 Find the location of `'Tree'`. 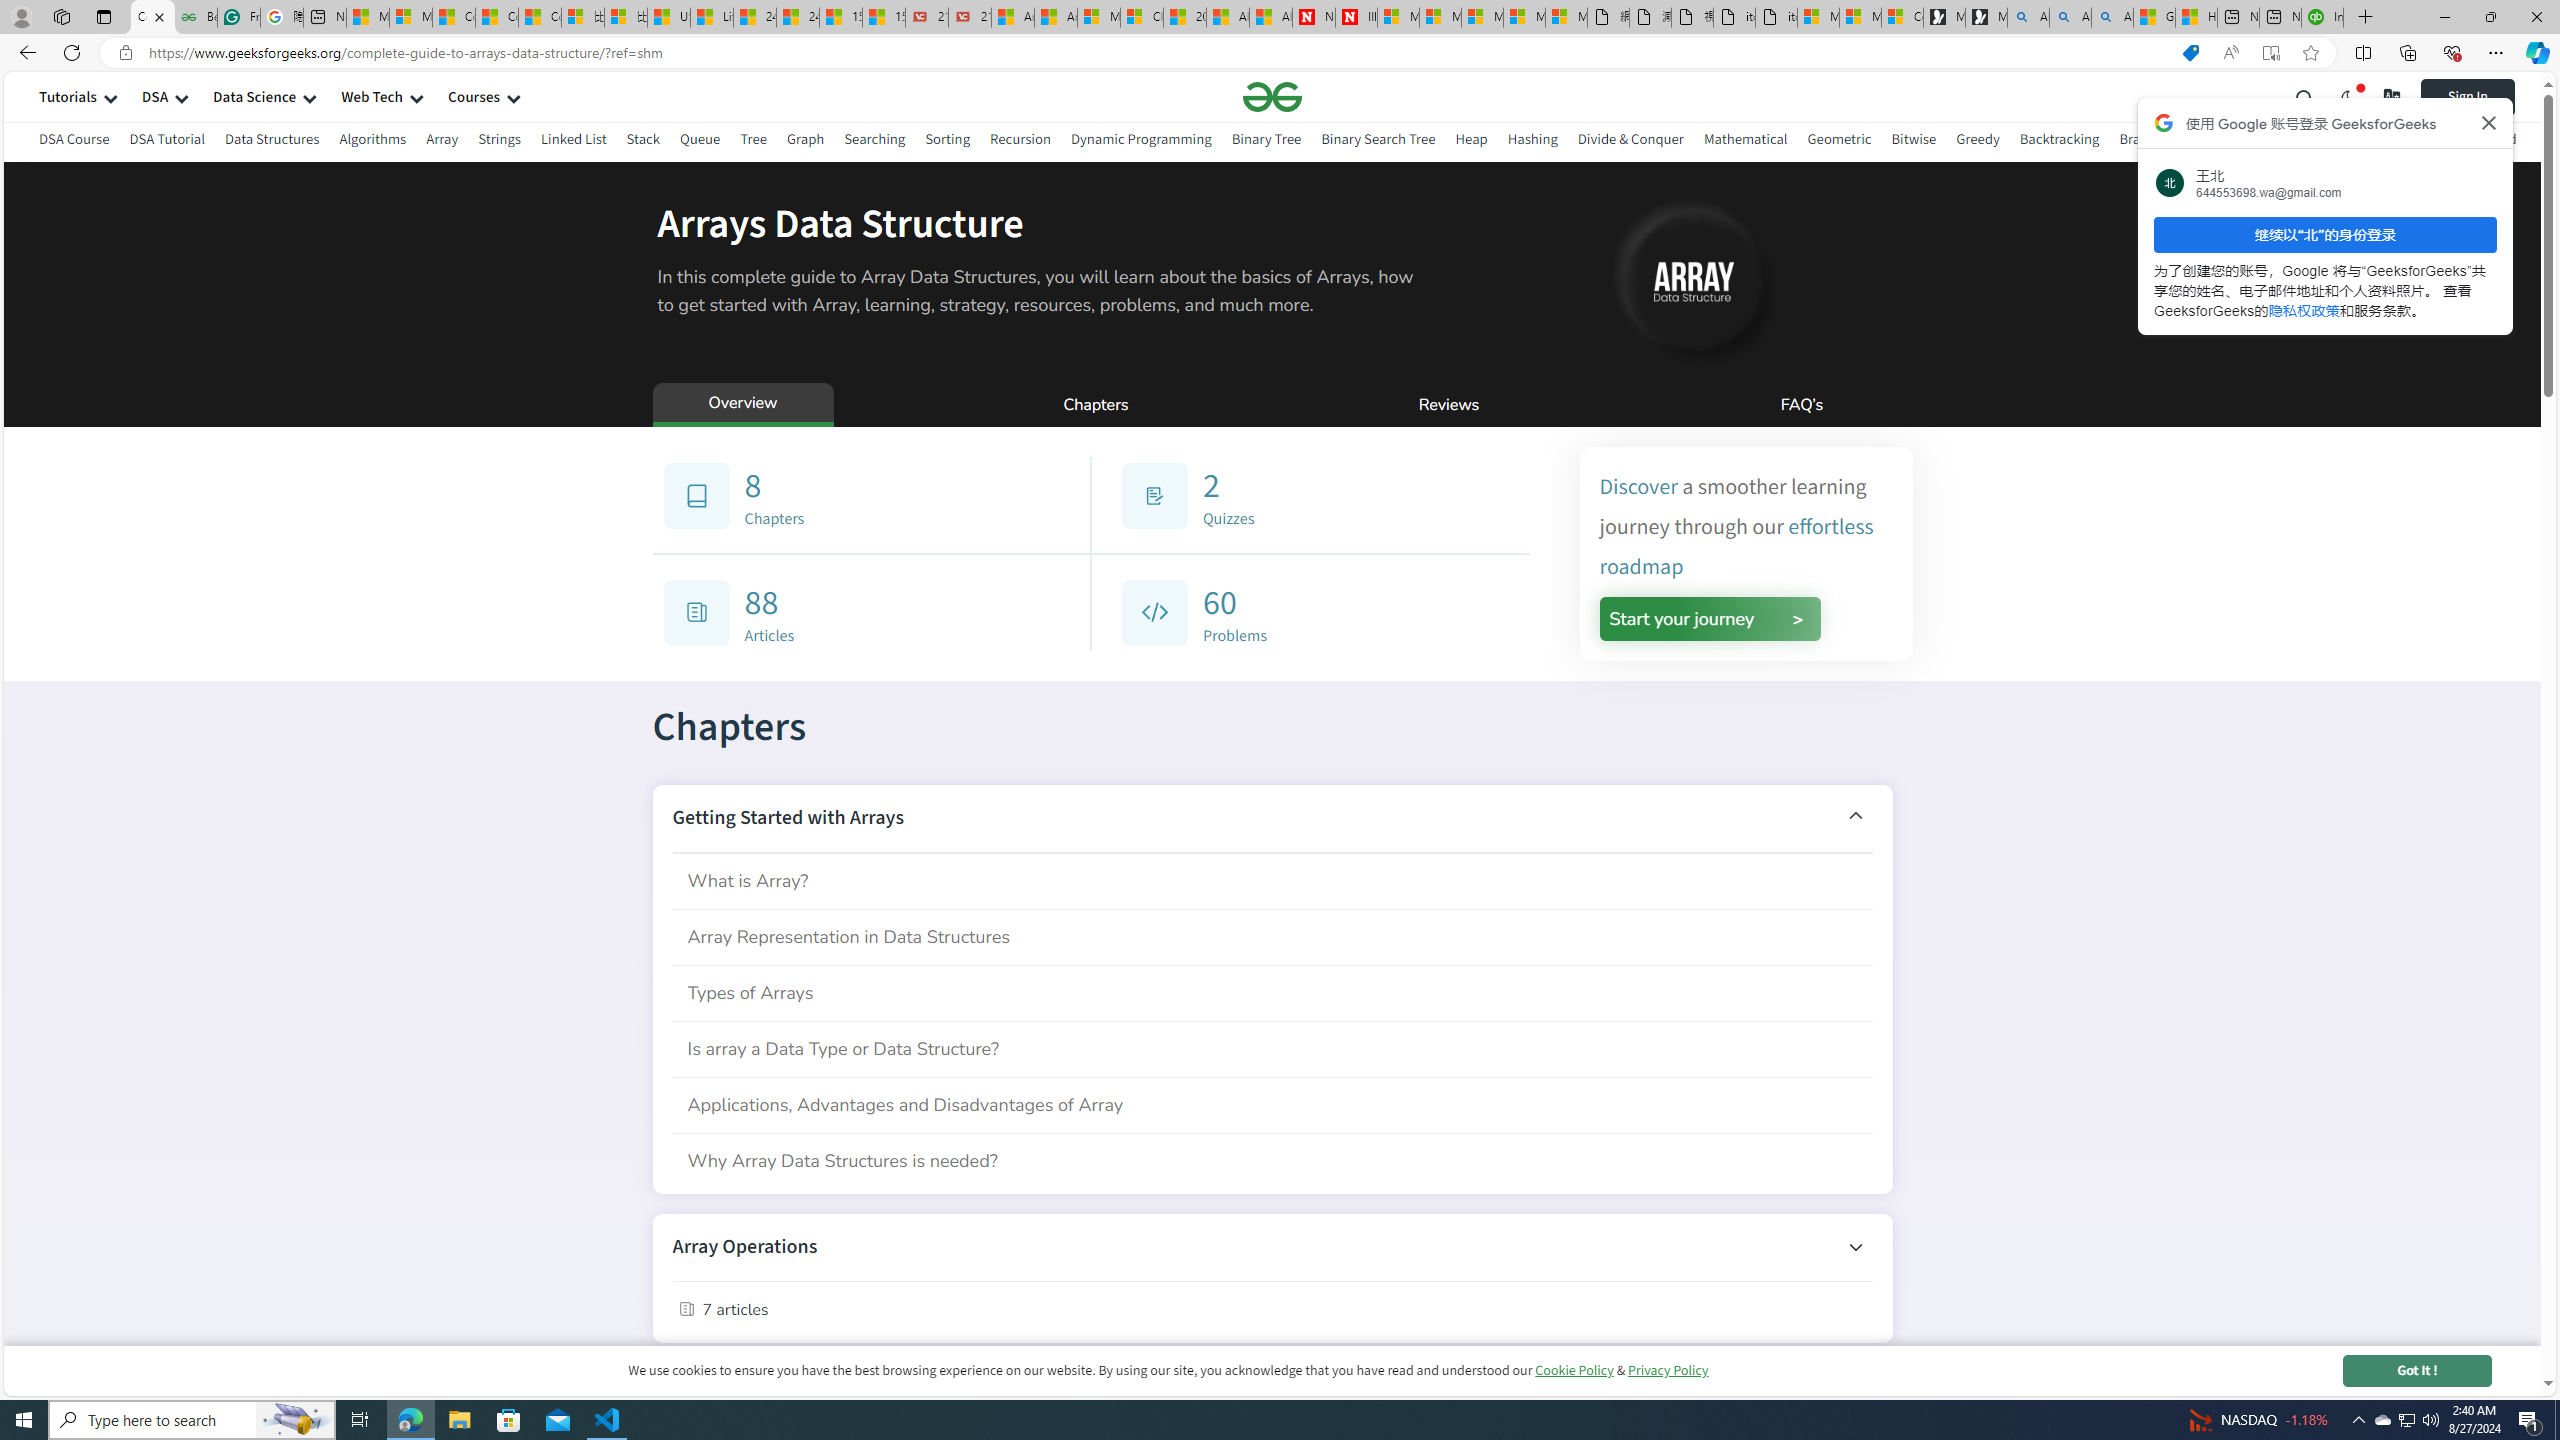

'Tree' is located at coordinates (753, 141).